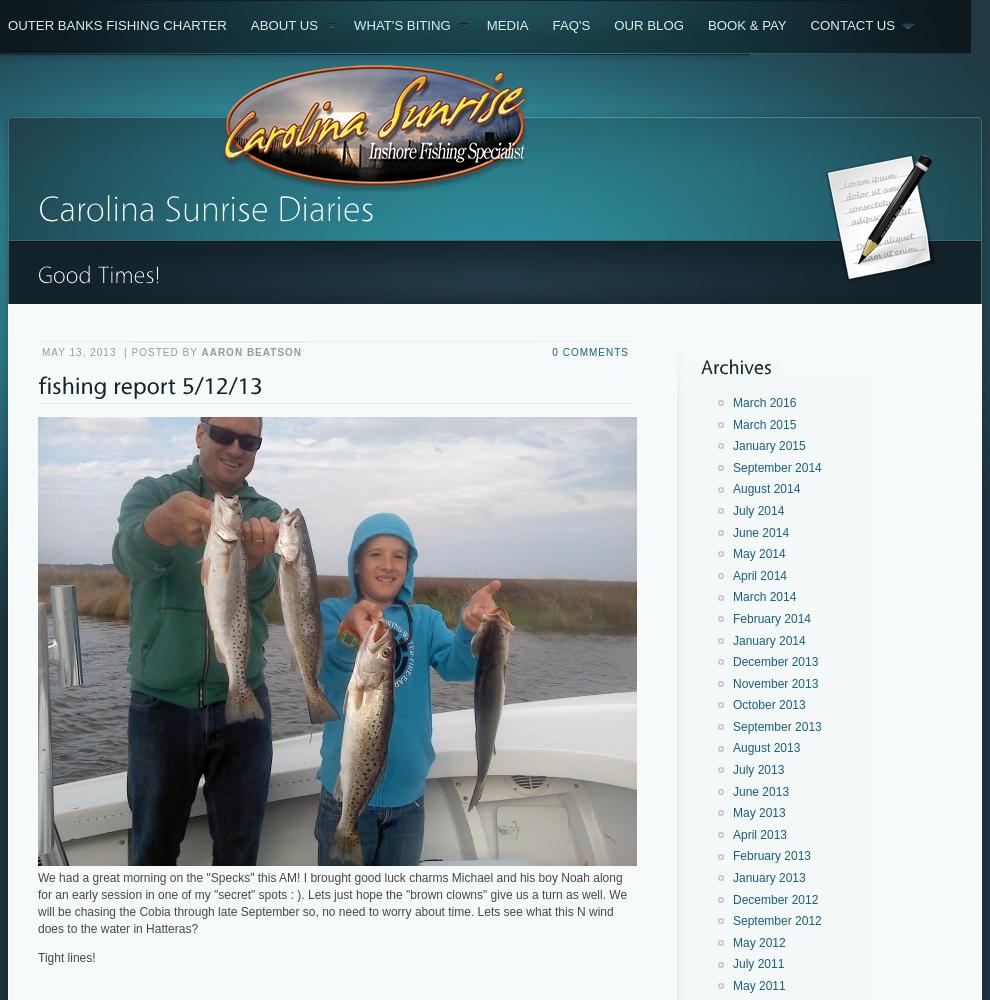  I want to click on 'August 2014', so click(766, 488).